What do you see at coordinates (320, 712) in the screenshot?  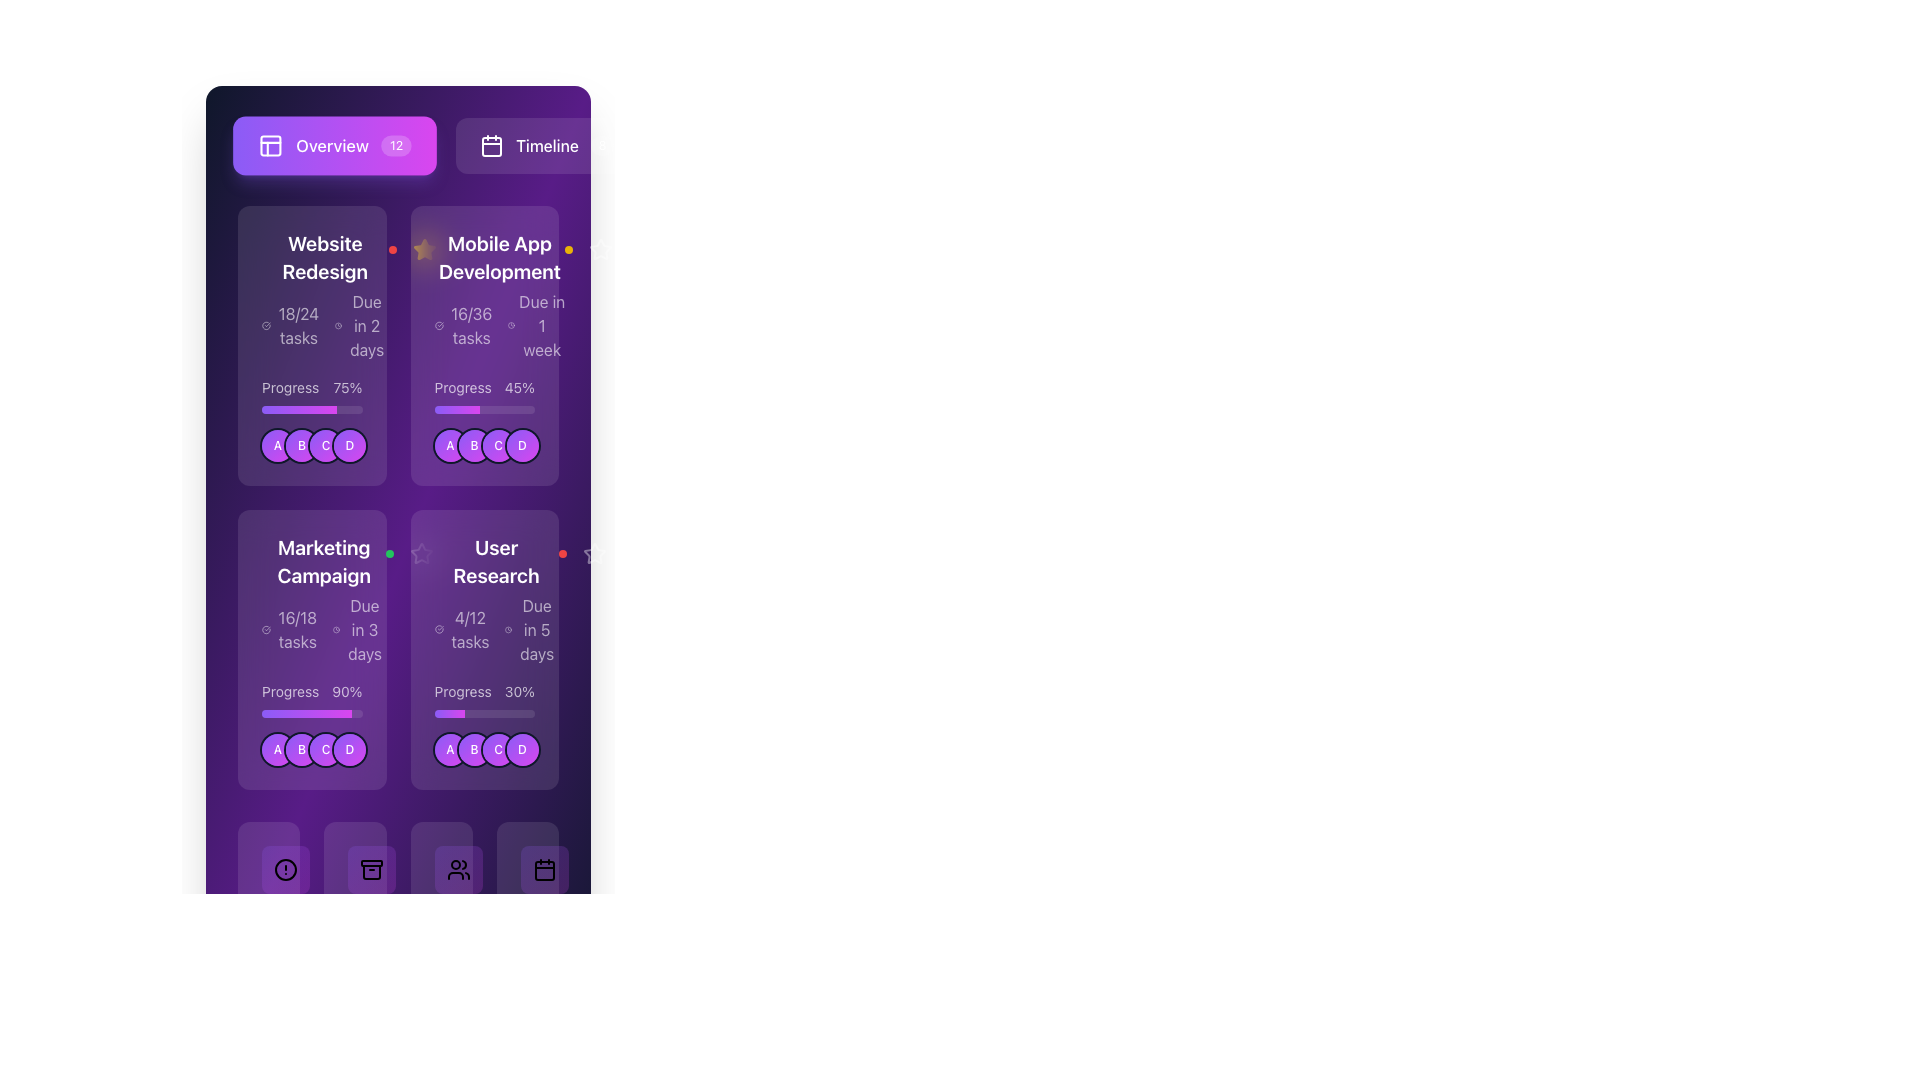 I see `progress bar` at bounding box center [320, 712].